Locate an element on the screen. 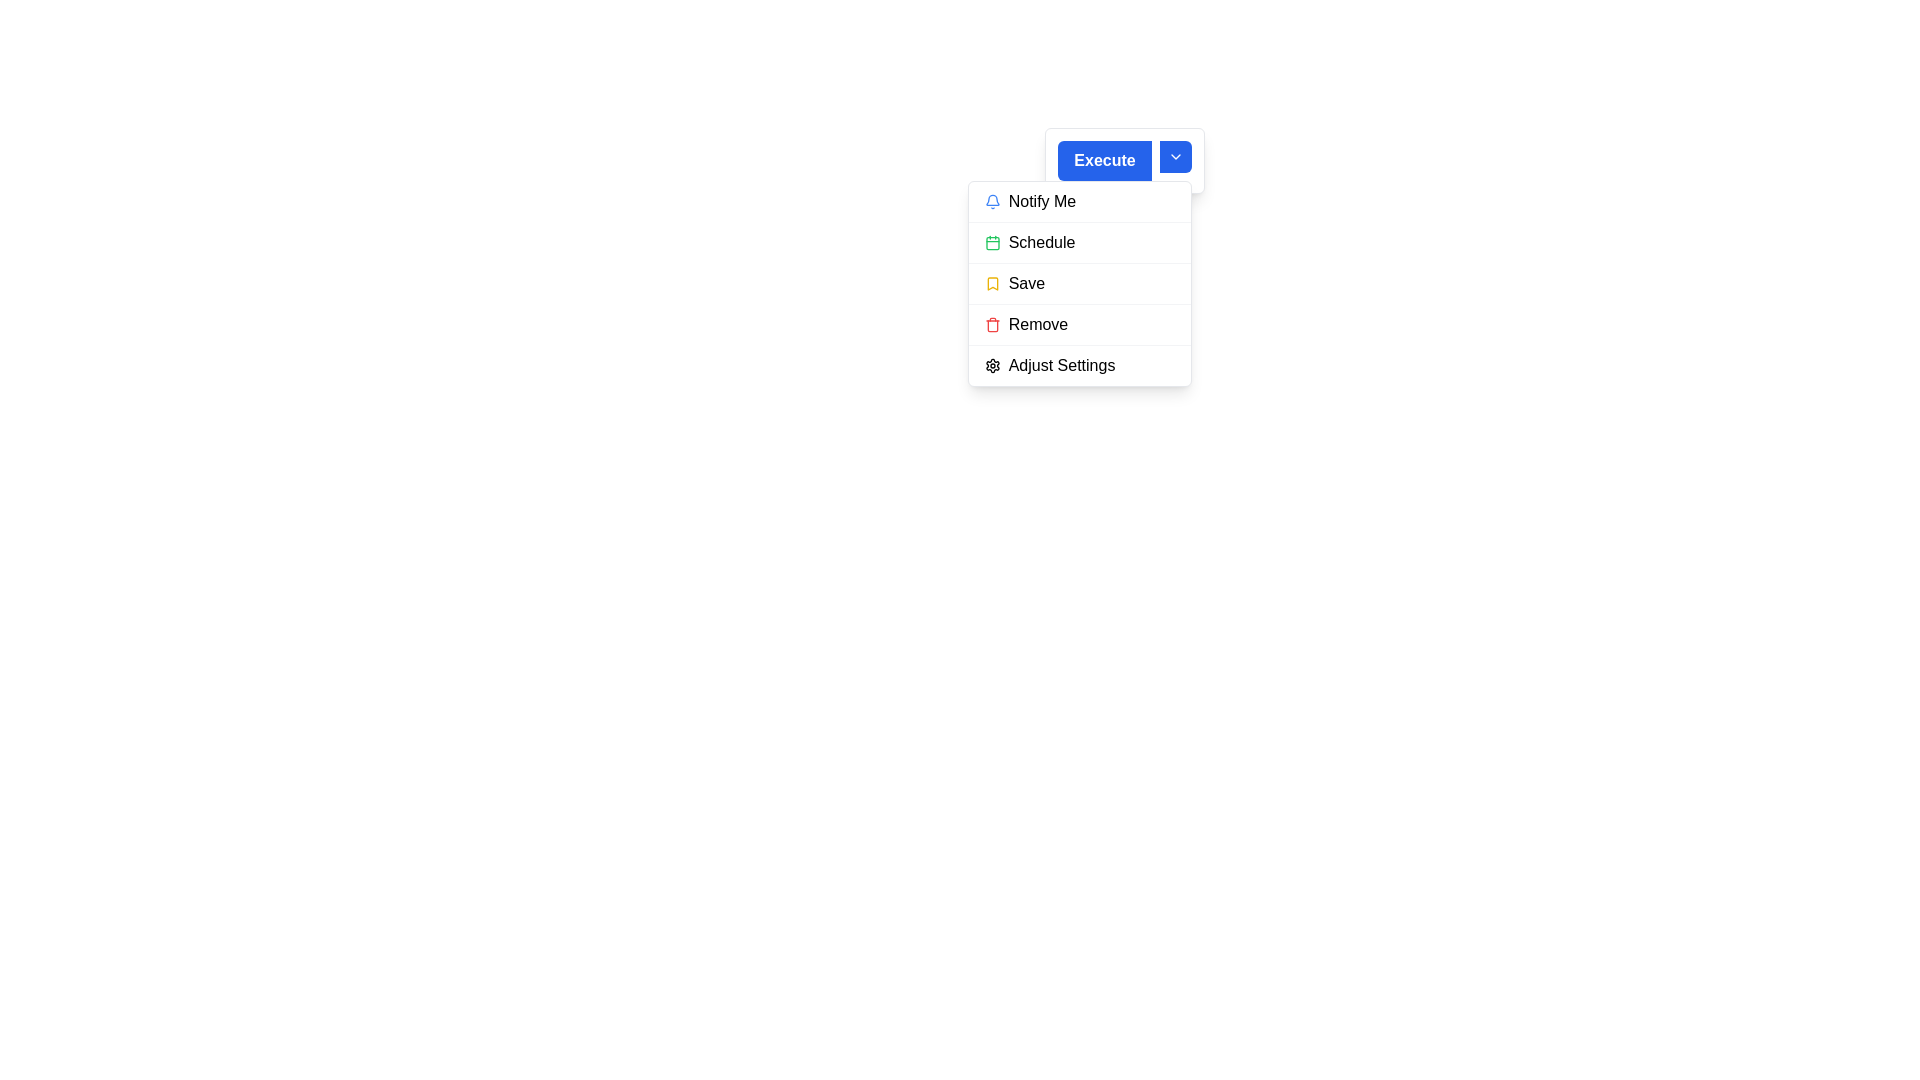  to select the 'Adjust Settings' option from the dropdown menu, which is the fifth item listed below 'Remove' is located at coordinates (1078, 365).